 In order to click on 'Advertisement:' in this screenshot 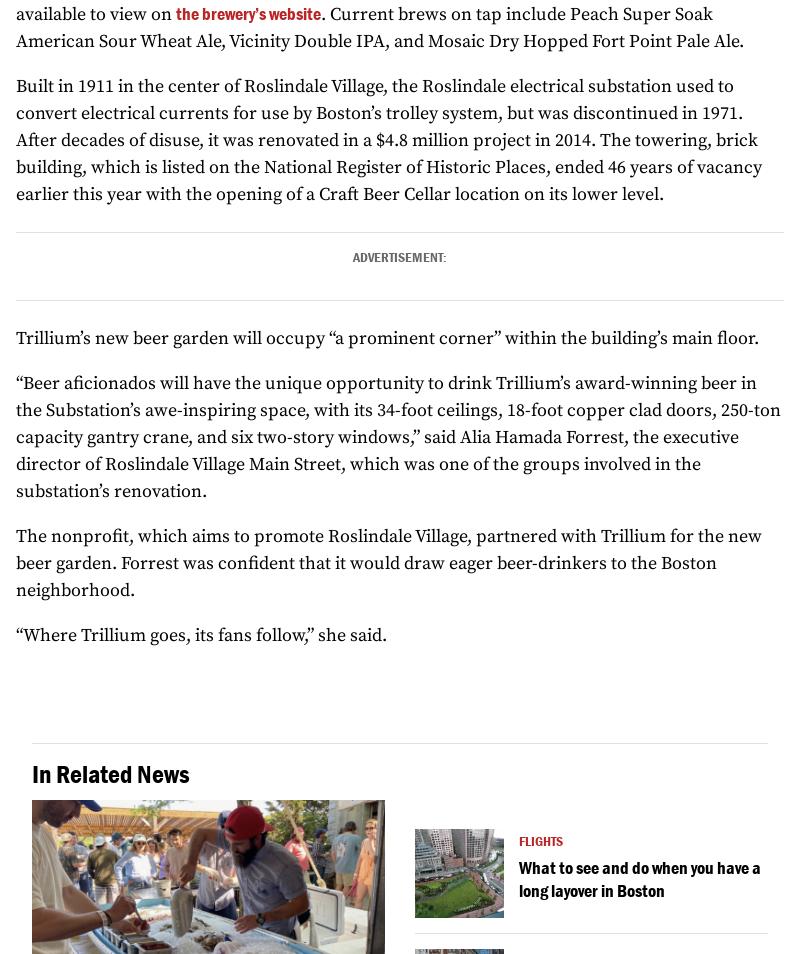, I will do `click(352, 257)`.